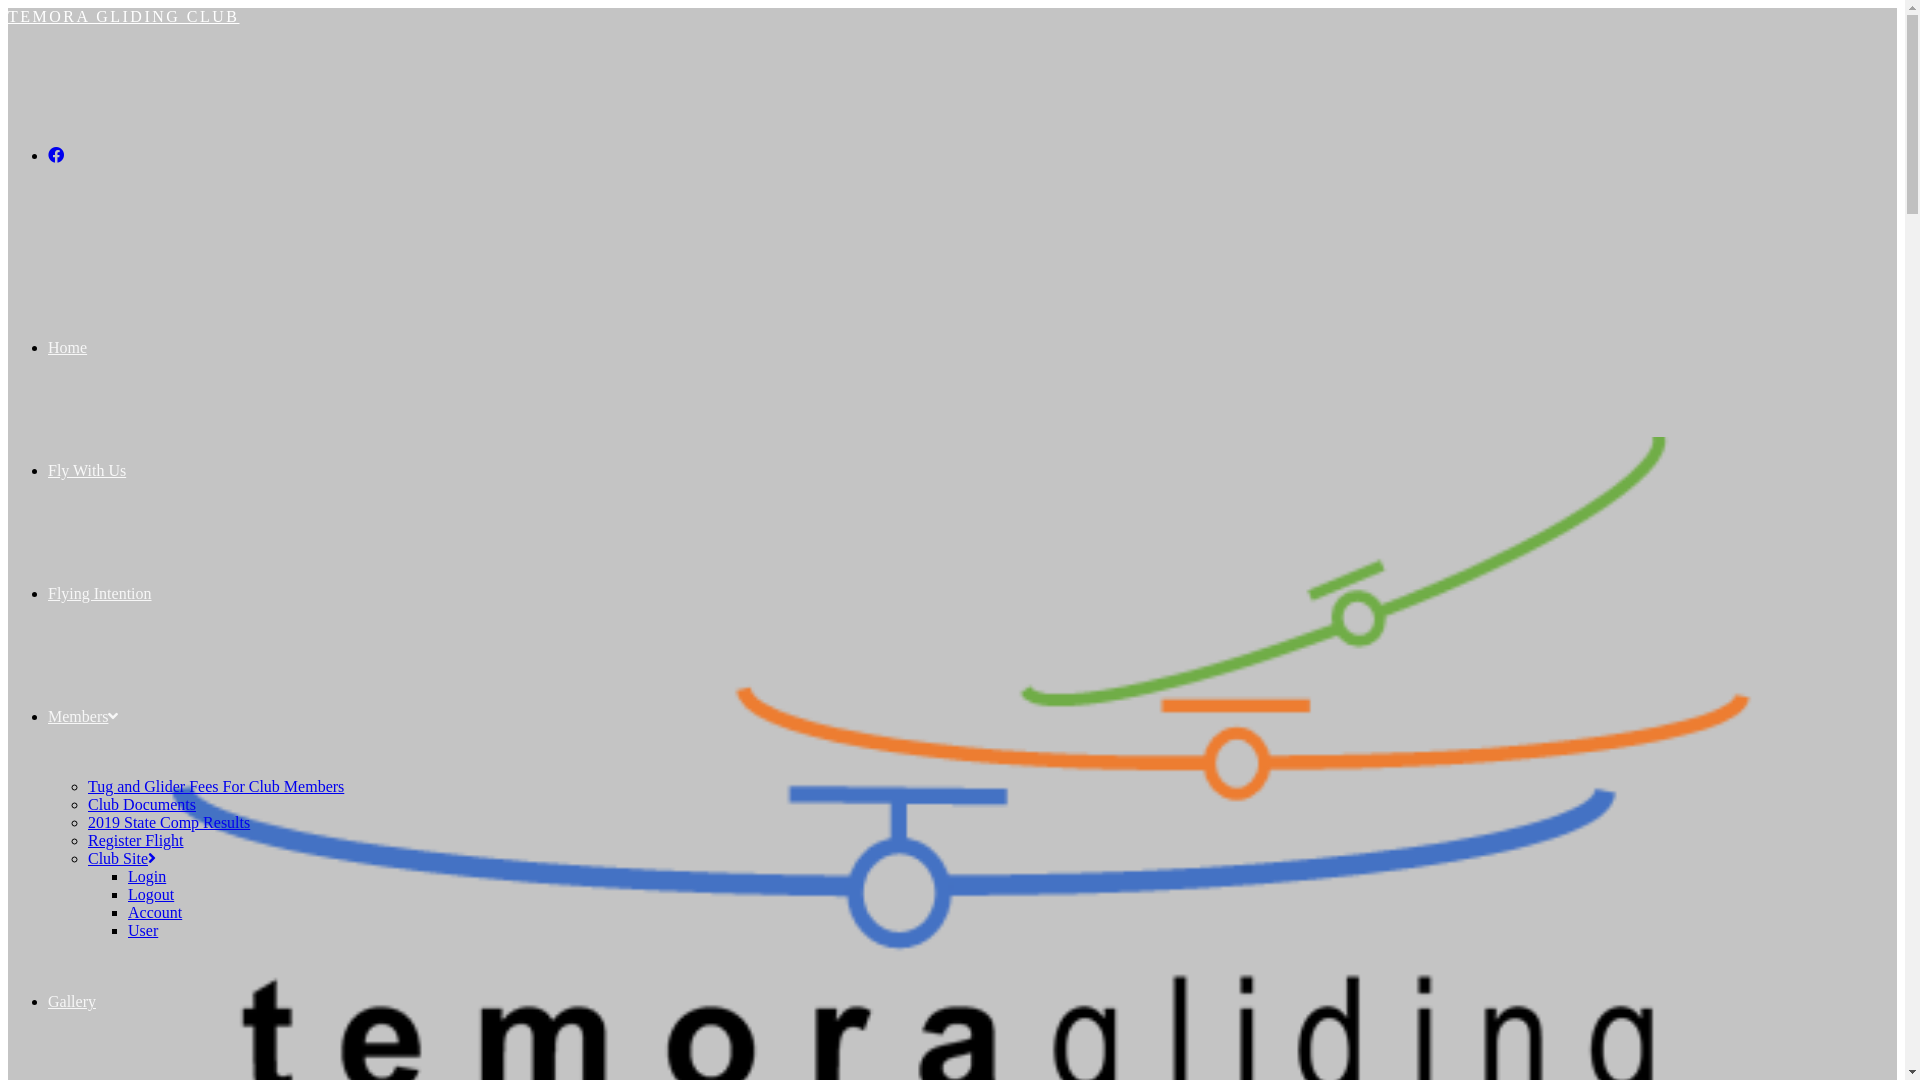 This screenshot has width=1920, height=1080. Describe the element at coordinates (81, 715) in the screenshot. I see `'Members'` at that location.